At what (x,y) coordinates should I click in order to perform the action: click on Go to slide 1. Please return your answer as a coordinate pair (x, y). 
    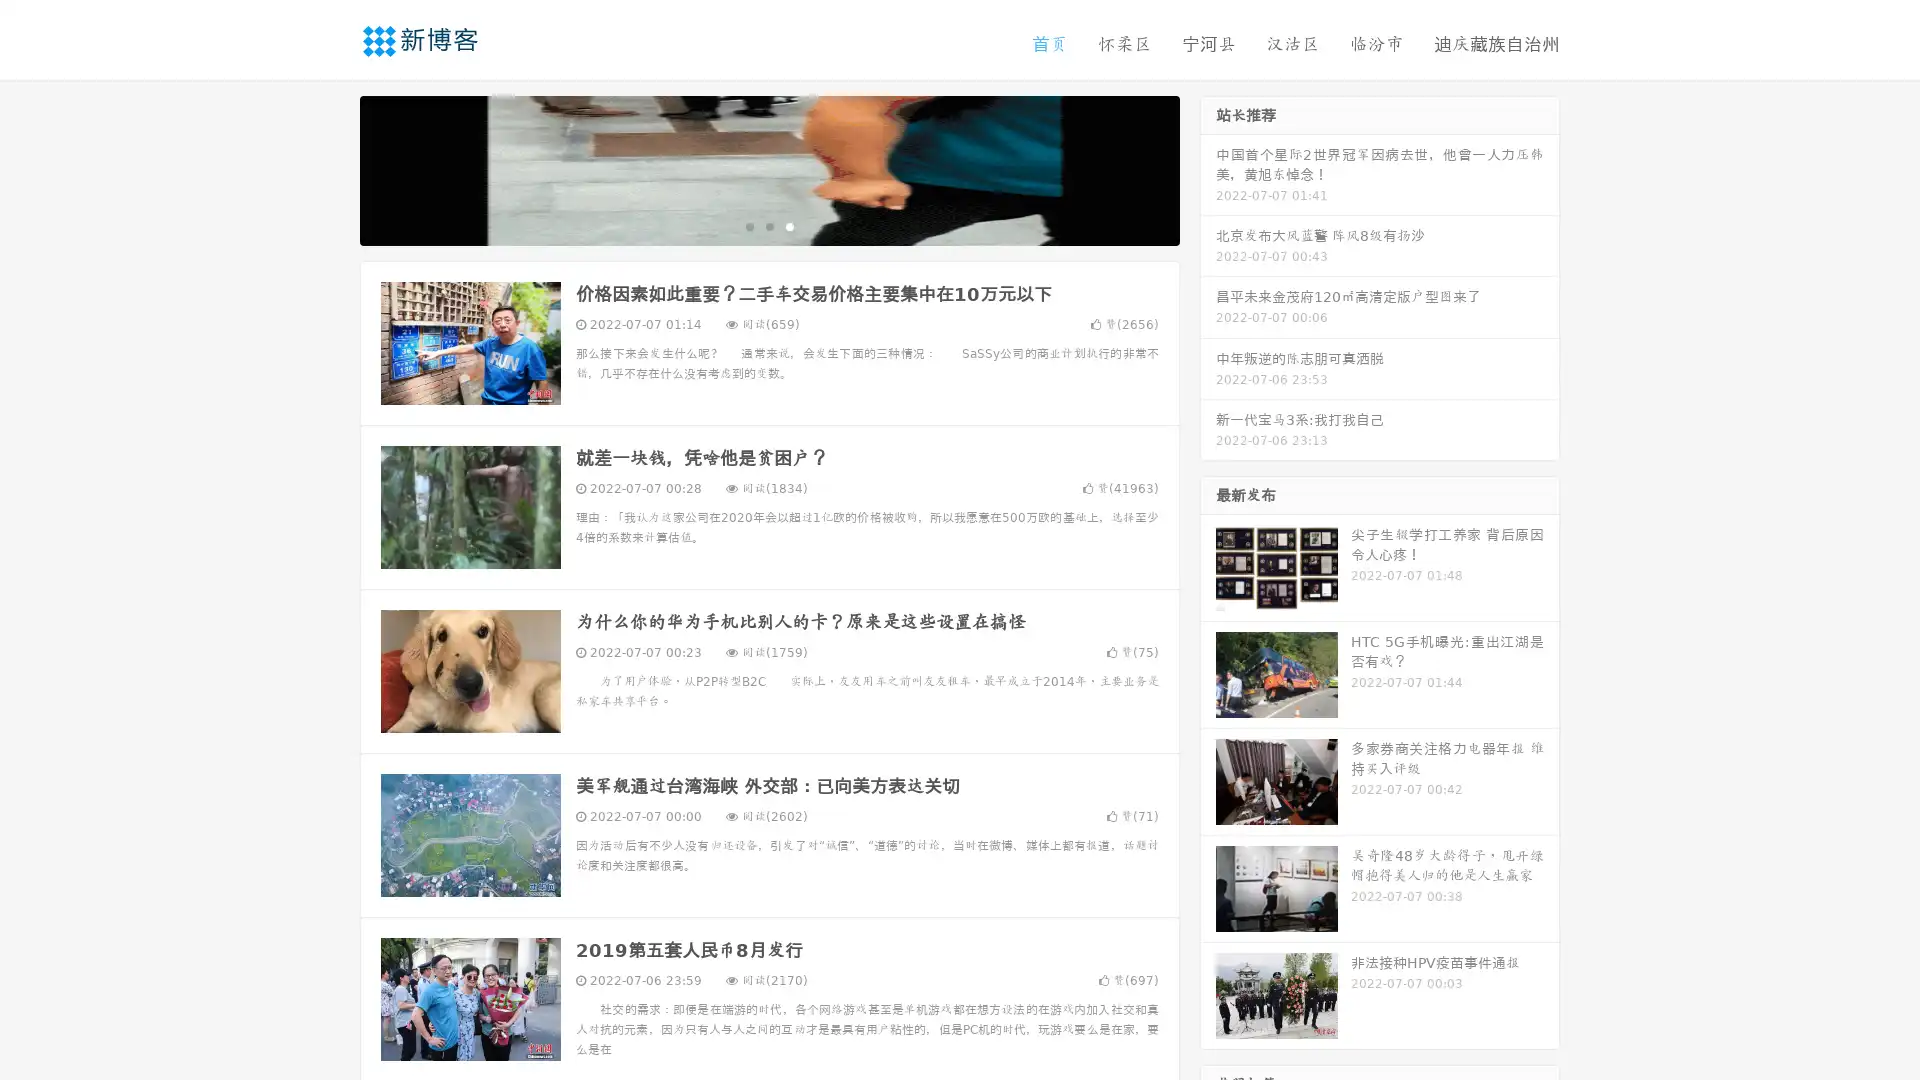
    Looking at the image, I should click on (748, 225).